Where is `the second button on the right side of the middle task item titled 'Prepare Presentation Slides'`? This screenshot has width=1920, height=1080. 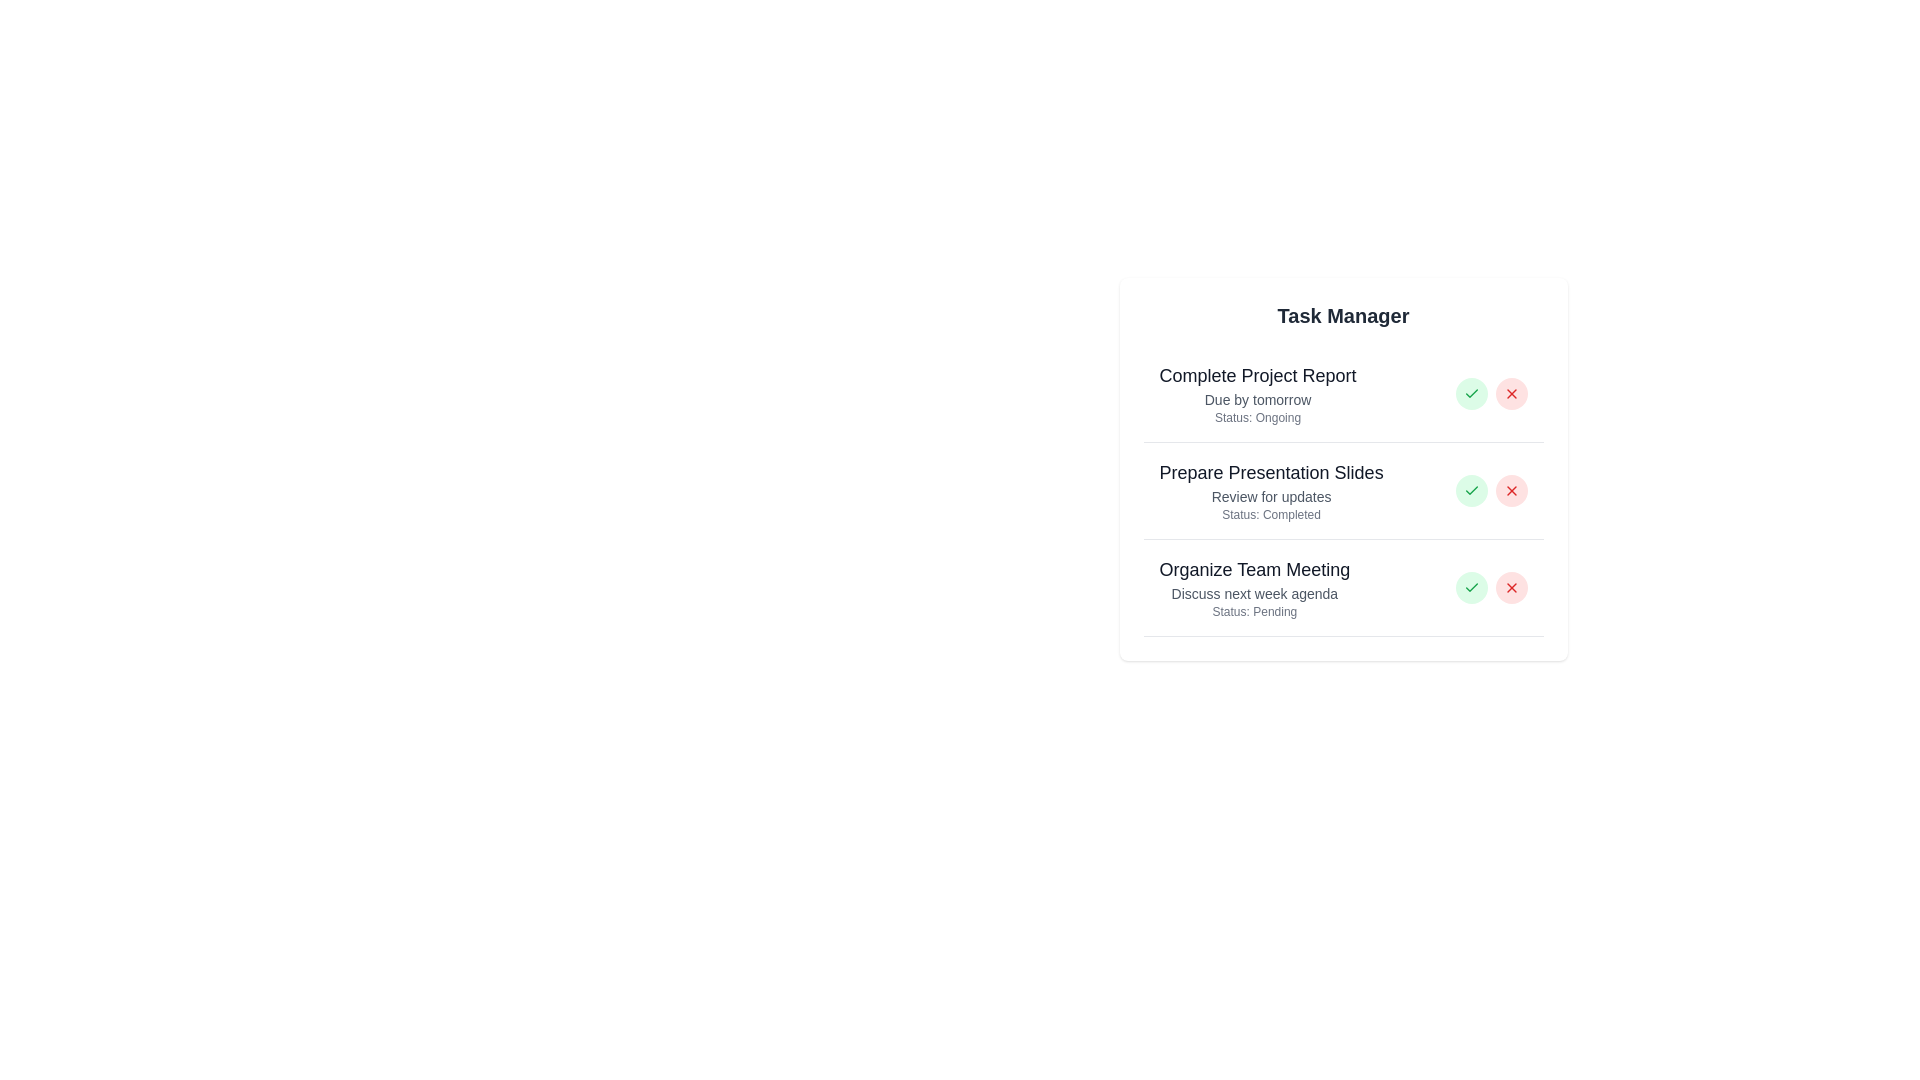 the second button on the right side of the middle task item titled 'Prepare Presentation Slides' is located at coordinates (1511, 490).